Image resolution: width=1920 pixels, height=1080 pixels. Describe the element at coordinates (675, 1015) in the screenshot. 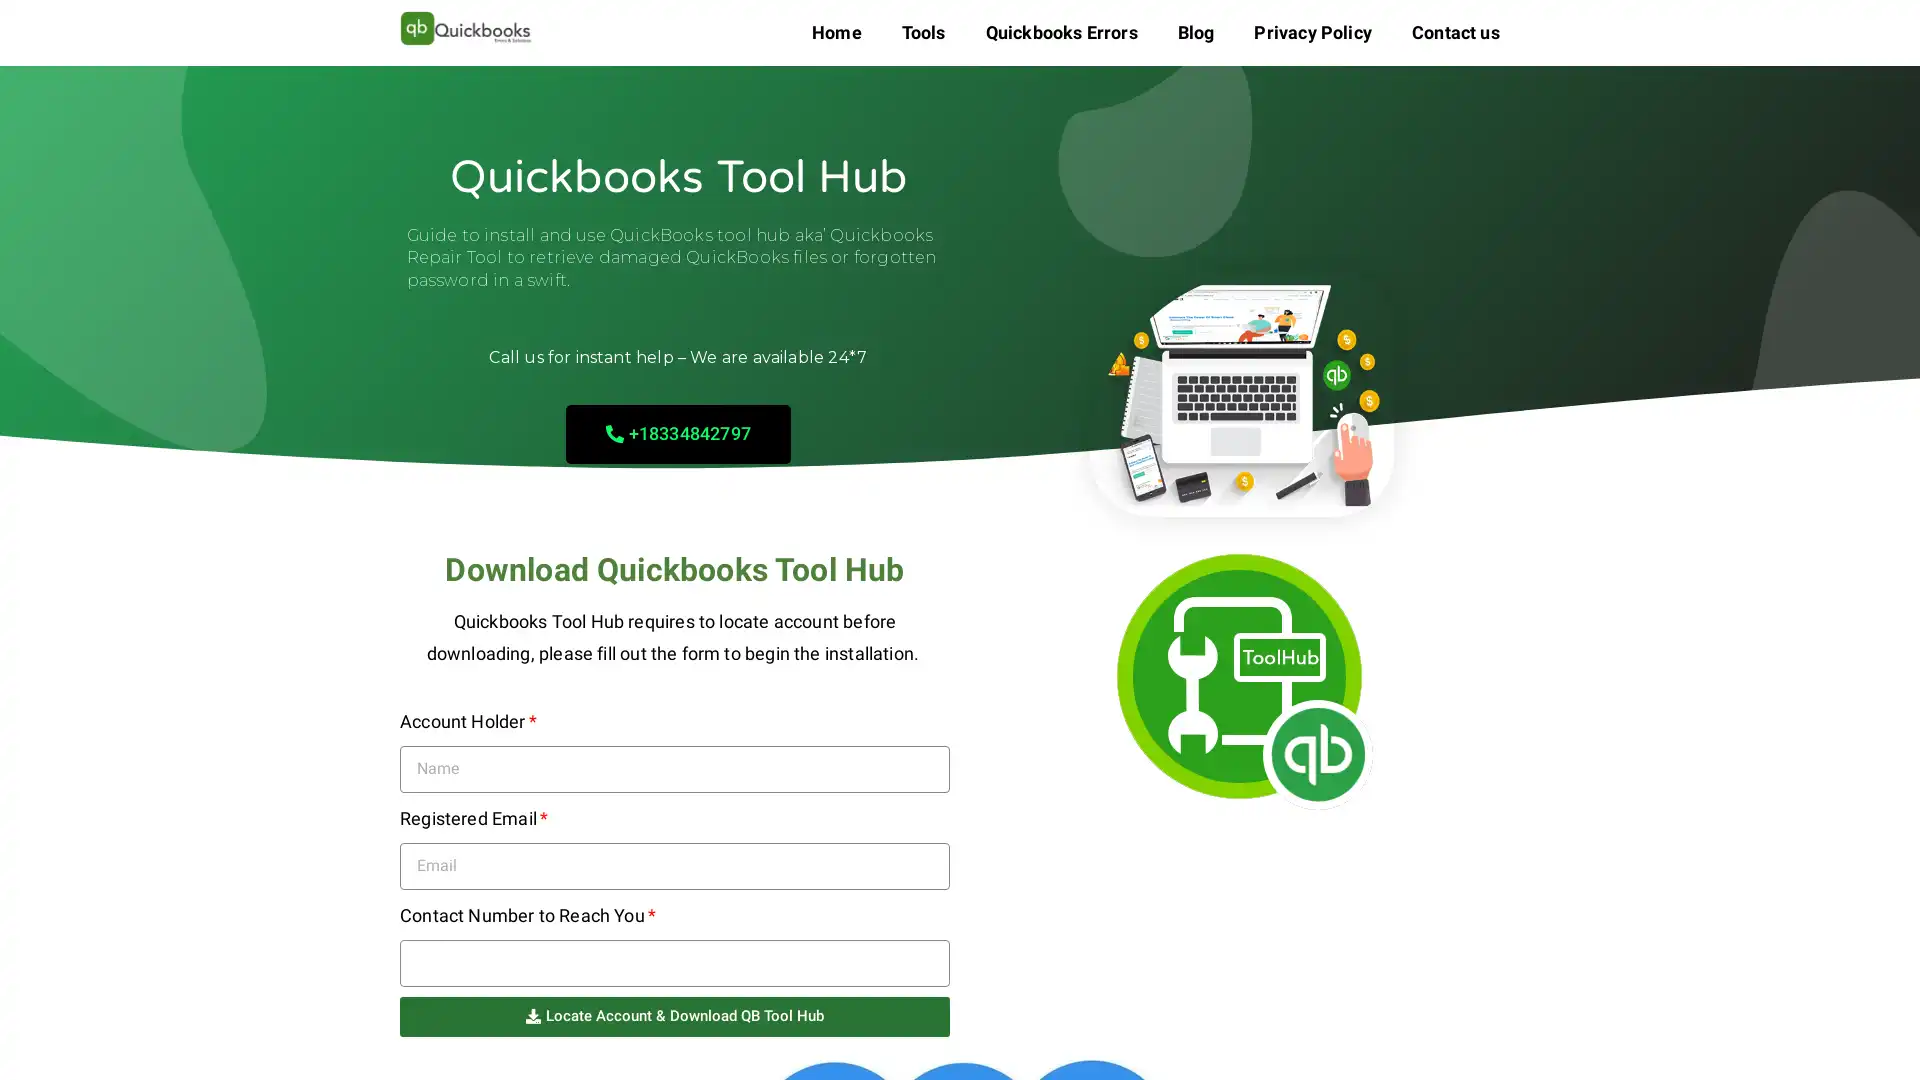

I see `Locate Account & Download QB Tool Hub` at that location.